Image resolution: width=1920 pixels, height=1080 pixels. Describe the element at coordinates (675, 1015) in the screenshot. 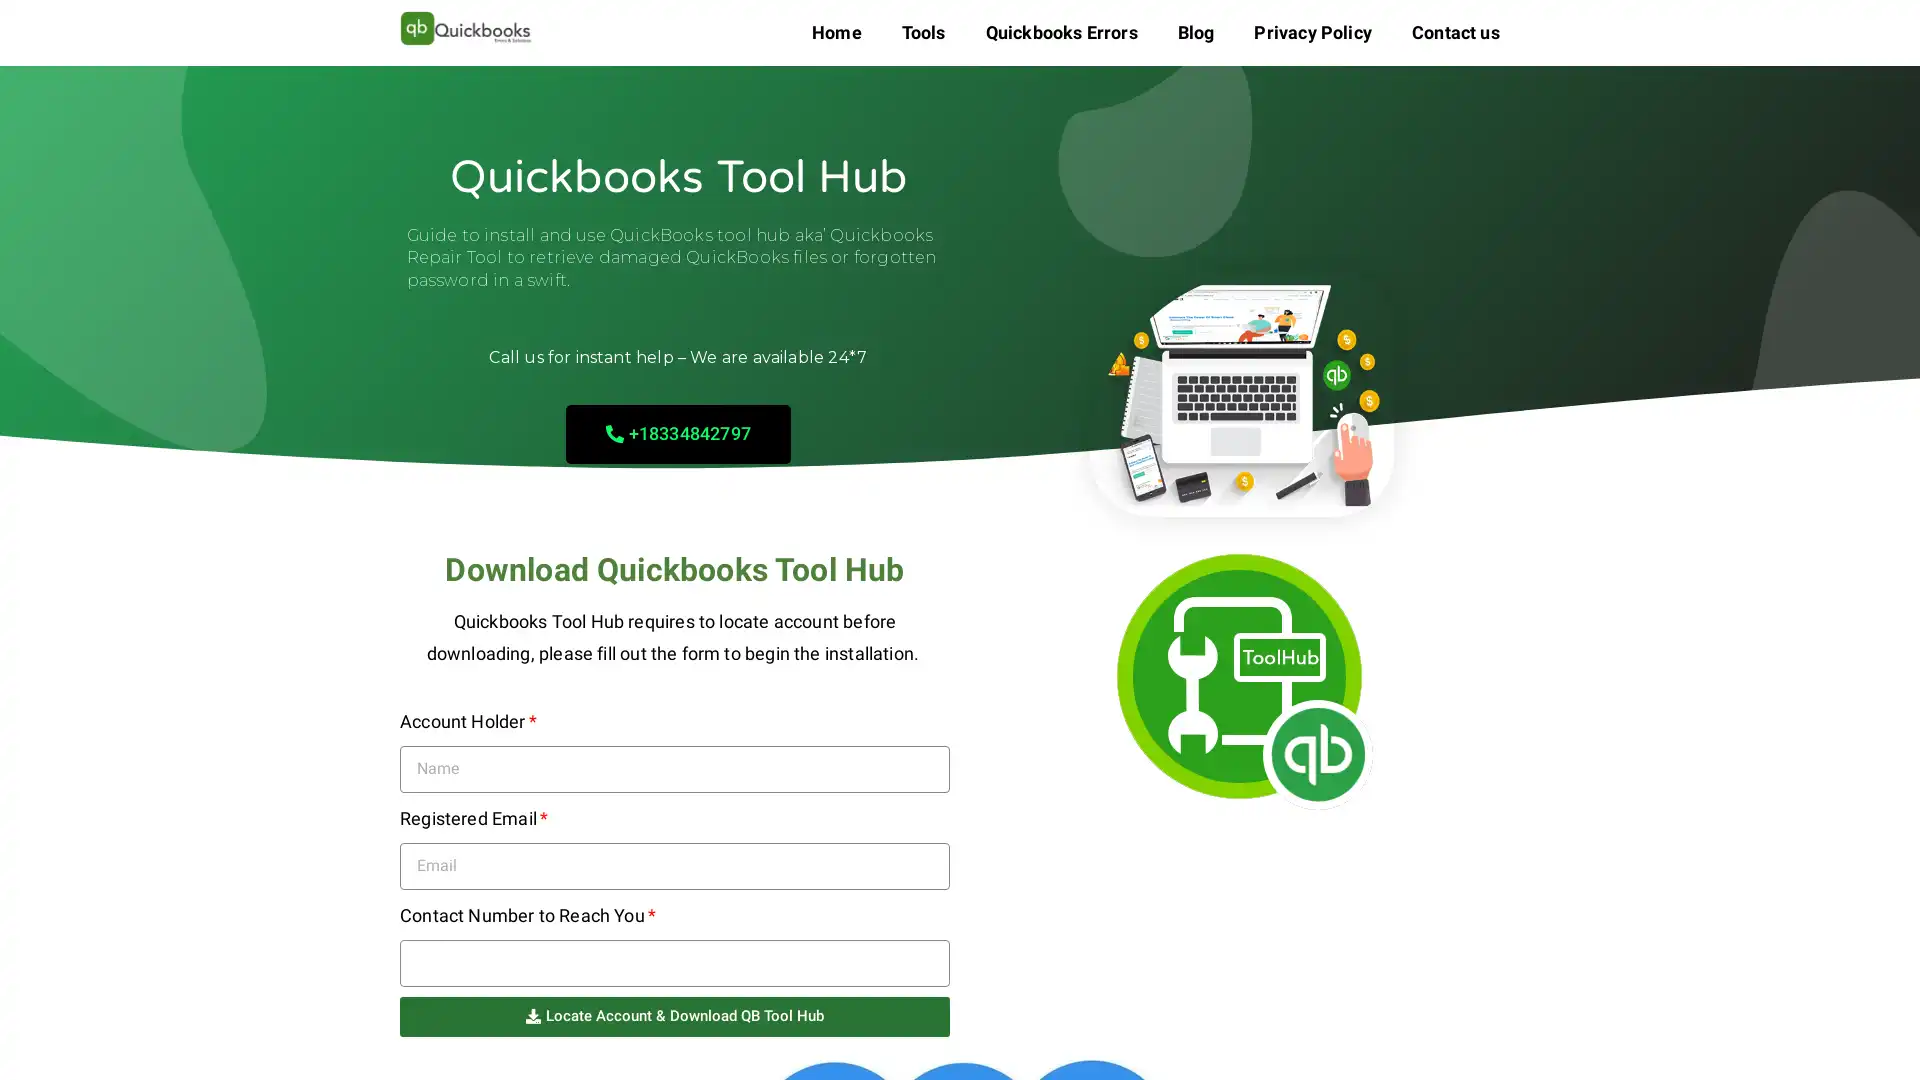

I see `Locate Account & Download QB Tool Hub` at that location.